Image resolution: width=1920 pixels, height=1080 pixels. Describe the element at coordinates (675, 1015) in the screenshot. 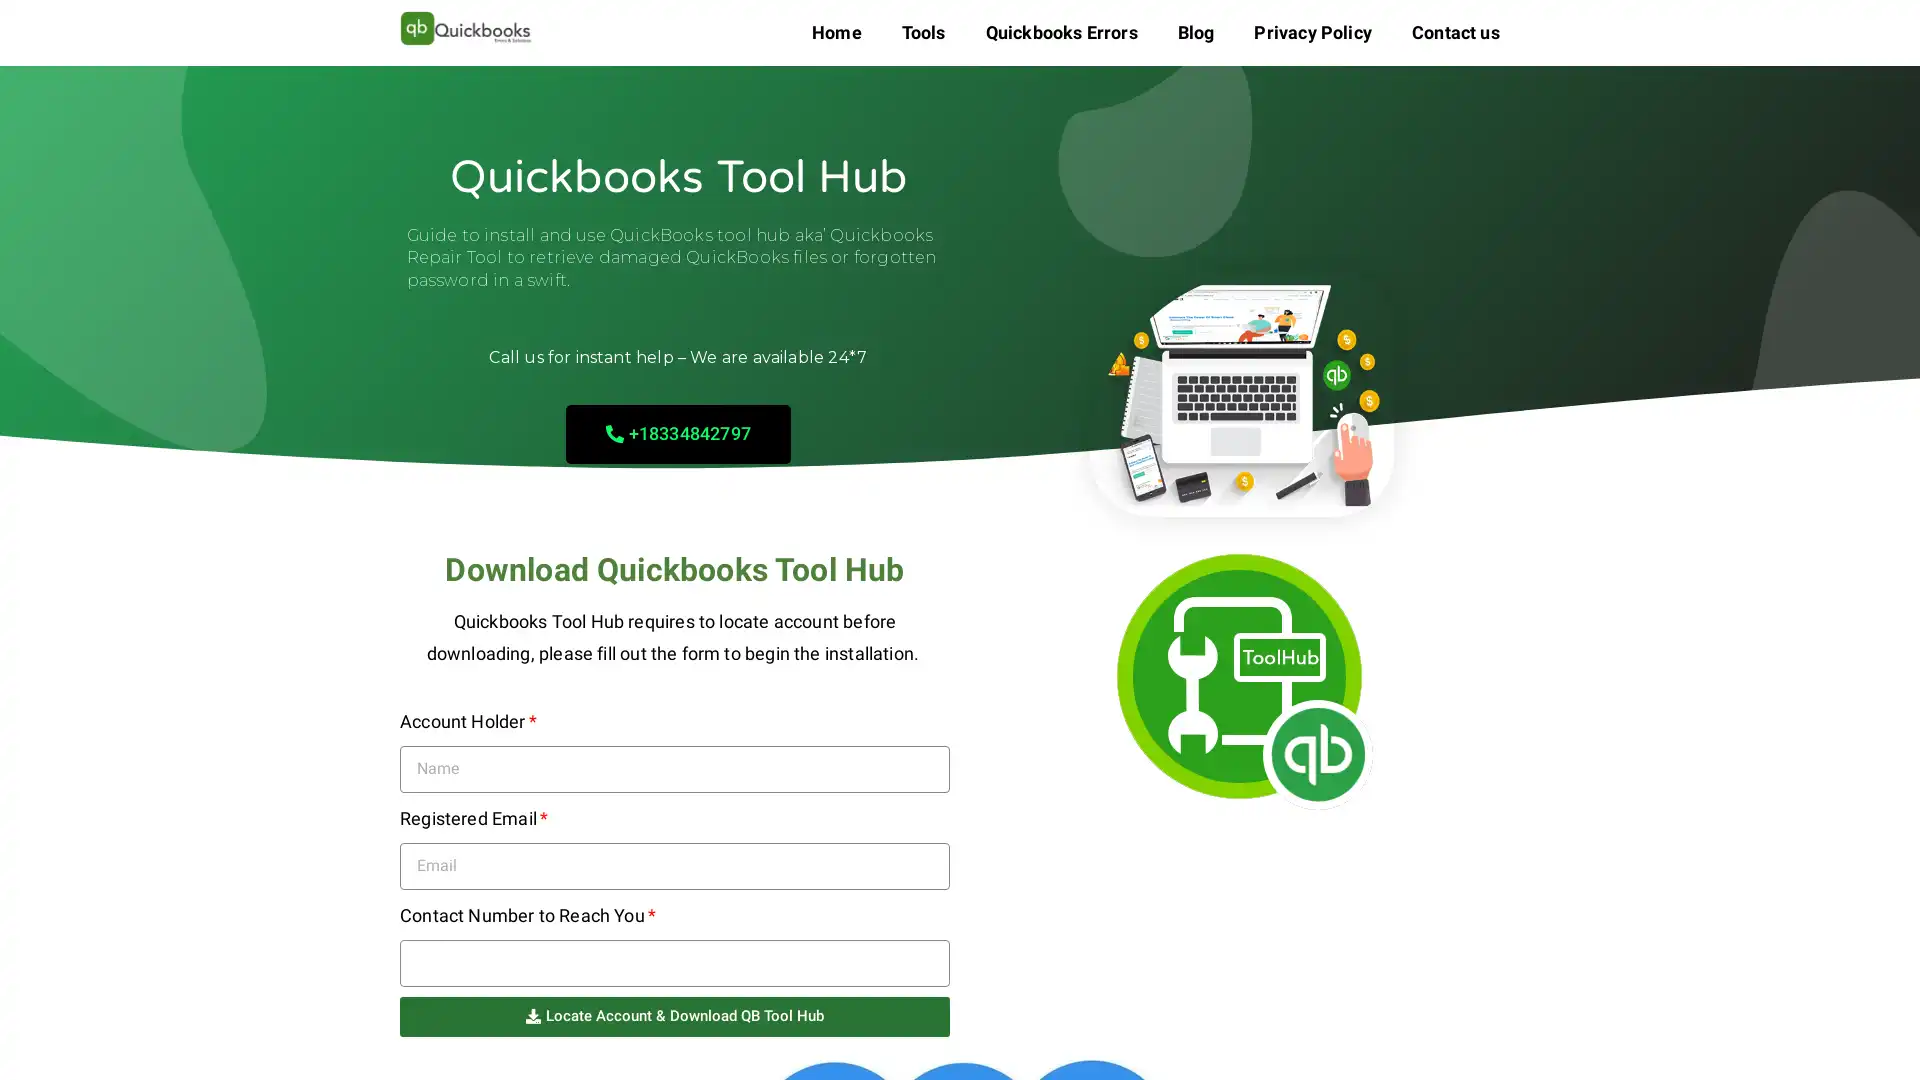

I see `Locate Account & Download QB Tool Hub` at that location.